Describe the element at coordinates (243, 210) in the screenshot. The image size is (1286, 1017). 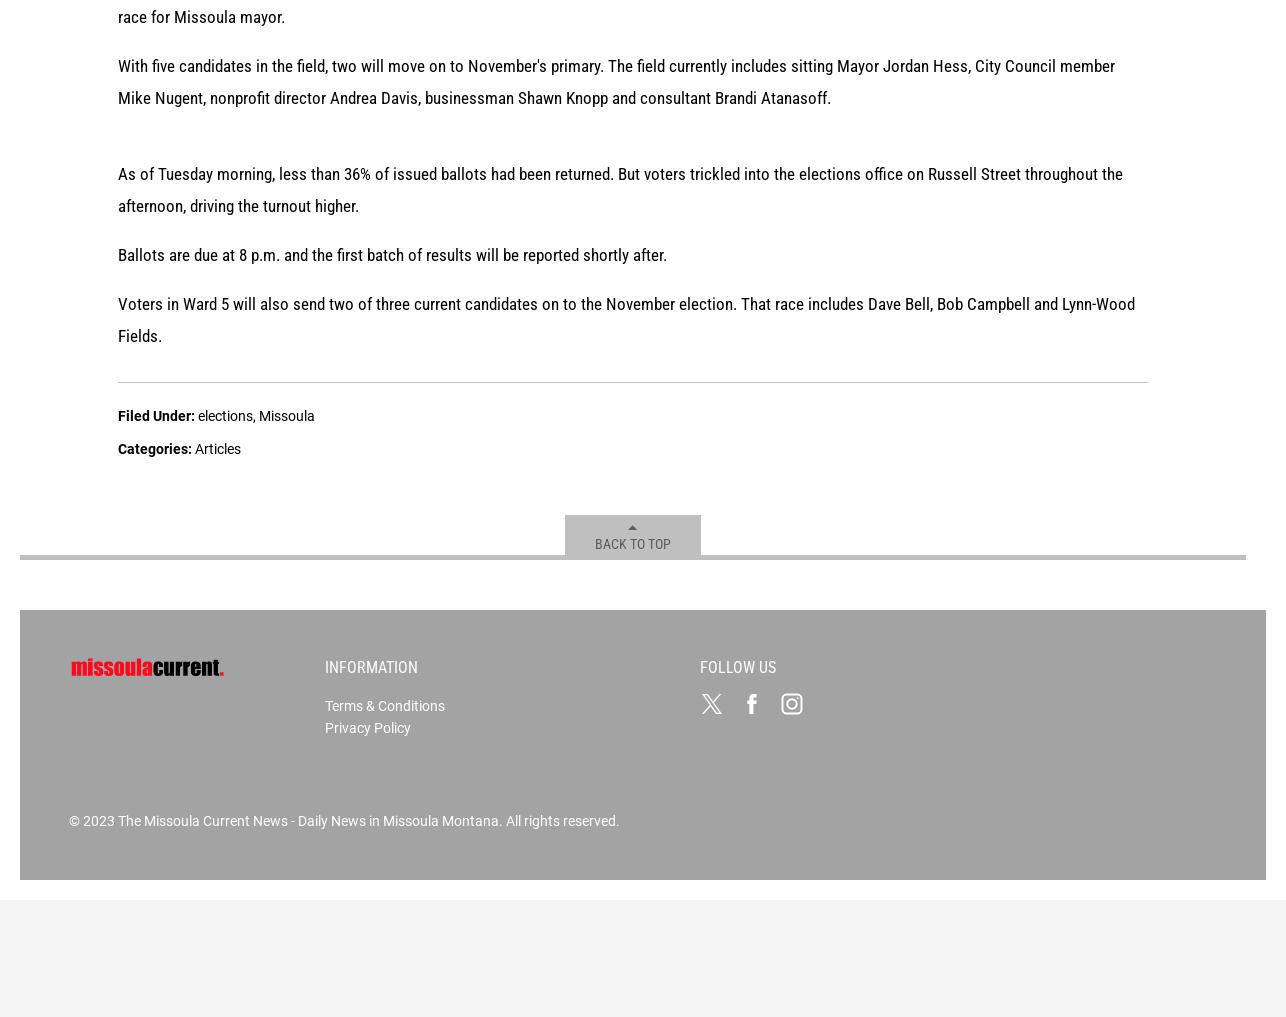
I see `'Share on Facebook'` at that location.